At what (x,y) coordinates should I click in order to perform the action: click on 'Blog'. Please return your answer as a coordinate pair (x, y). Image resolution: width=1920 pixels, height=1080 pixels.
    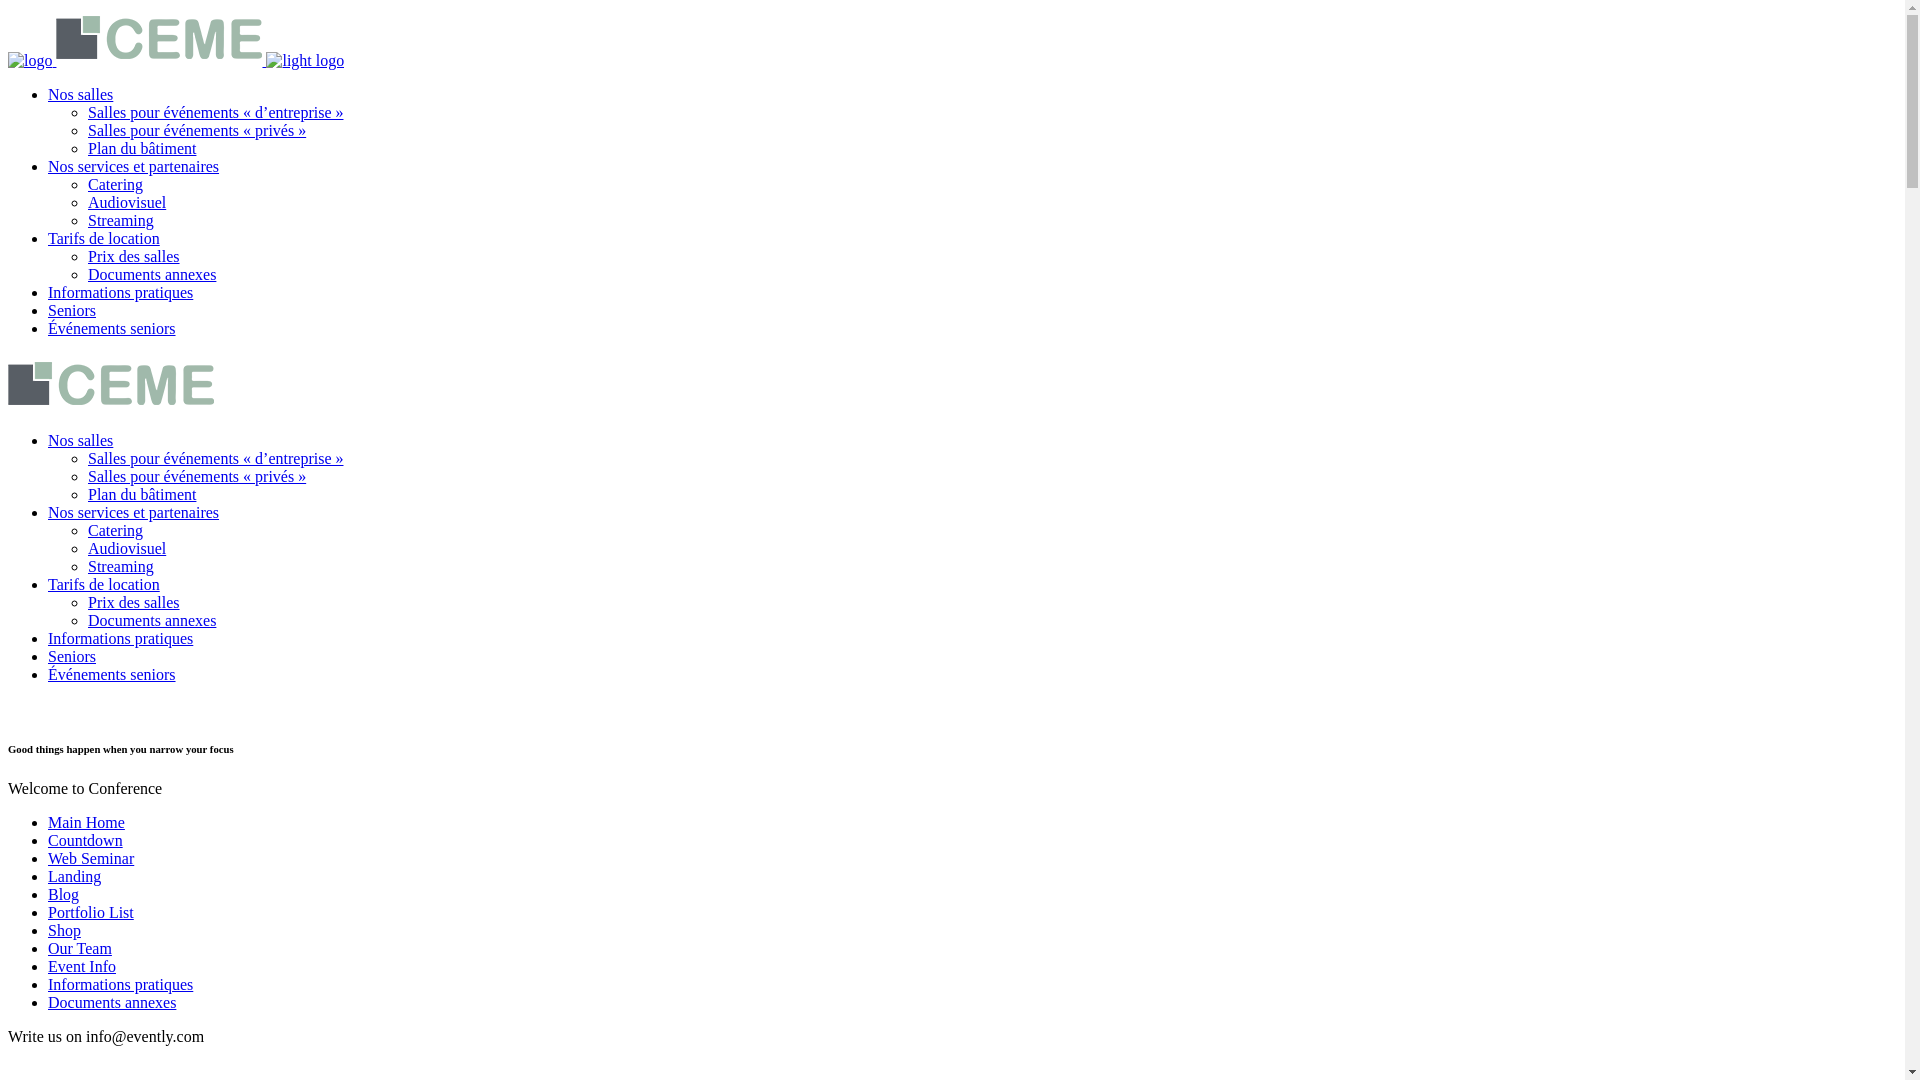
    Looking at the image, I should click on (63, 893).